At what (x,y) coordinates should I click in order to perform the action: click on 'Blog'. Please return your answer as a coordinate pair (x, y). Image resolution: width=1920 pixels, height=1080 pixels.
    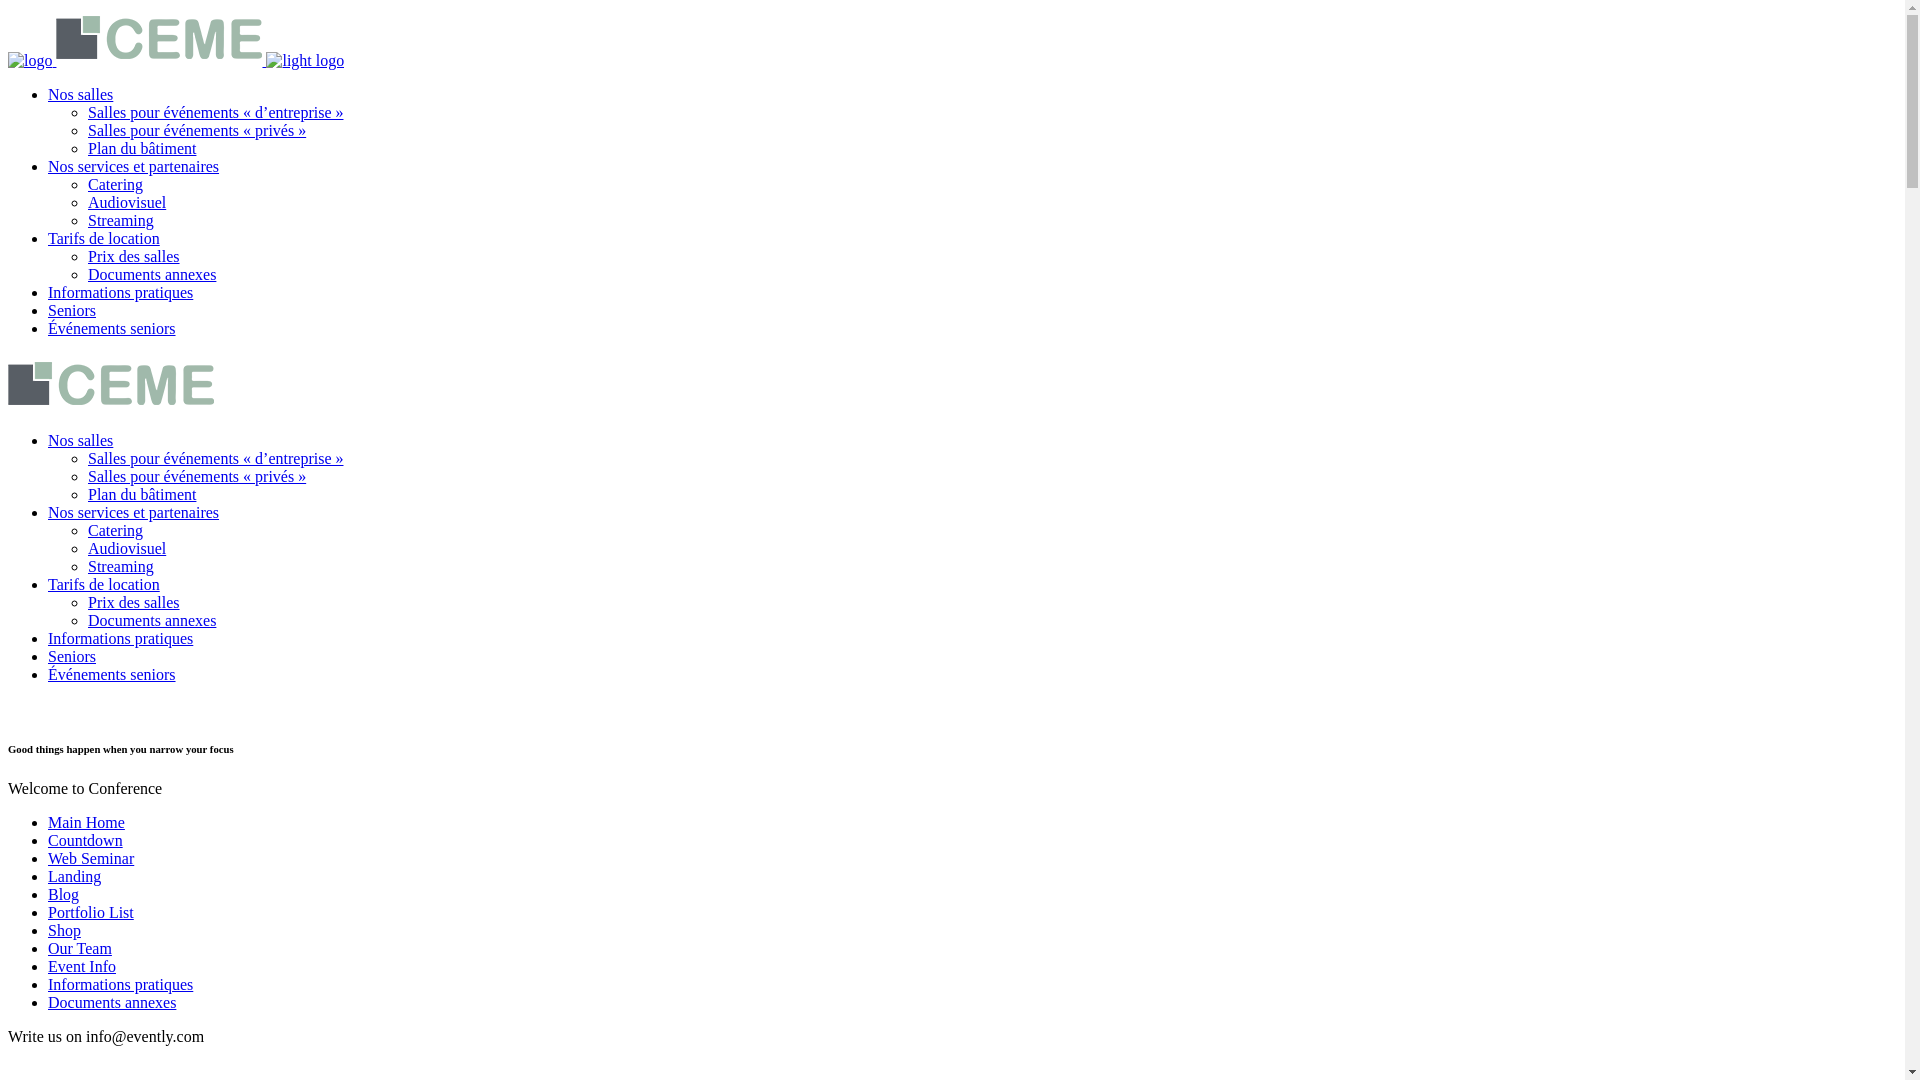
    Looking at the image, I should click on (63, 893).